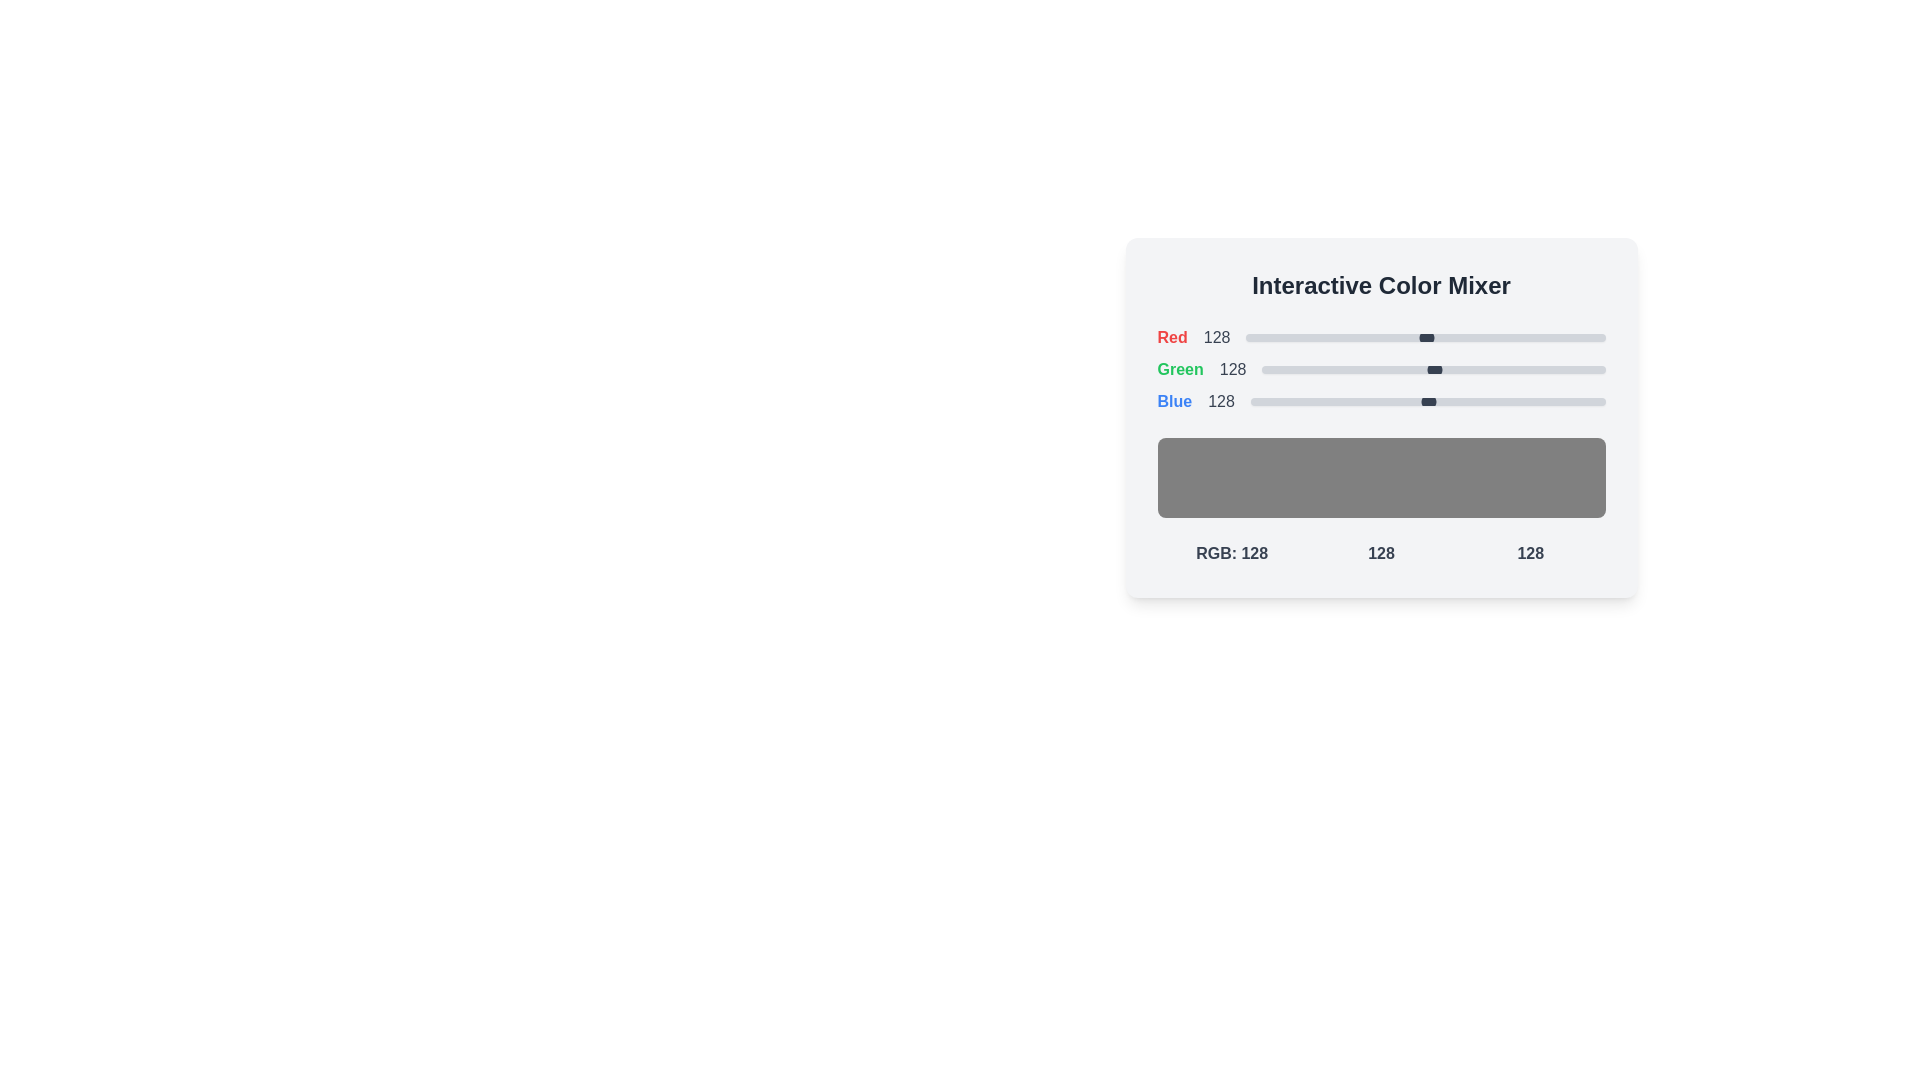  Describe the element at coordinates (1216, 337) in the screenshot. I see `the static text display showing the numeric value '128' in gray color, associated with the label 'Red' in the color mixer interface` at that location.